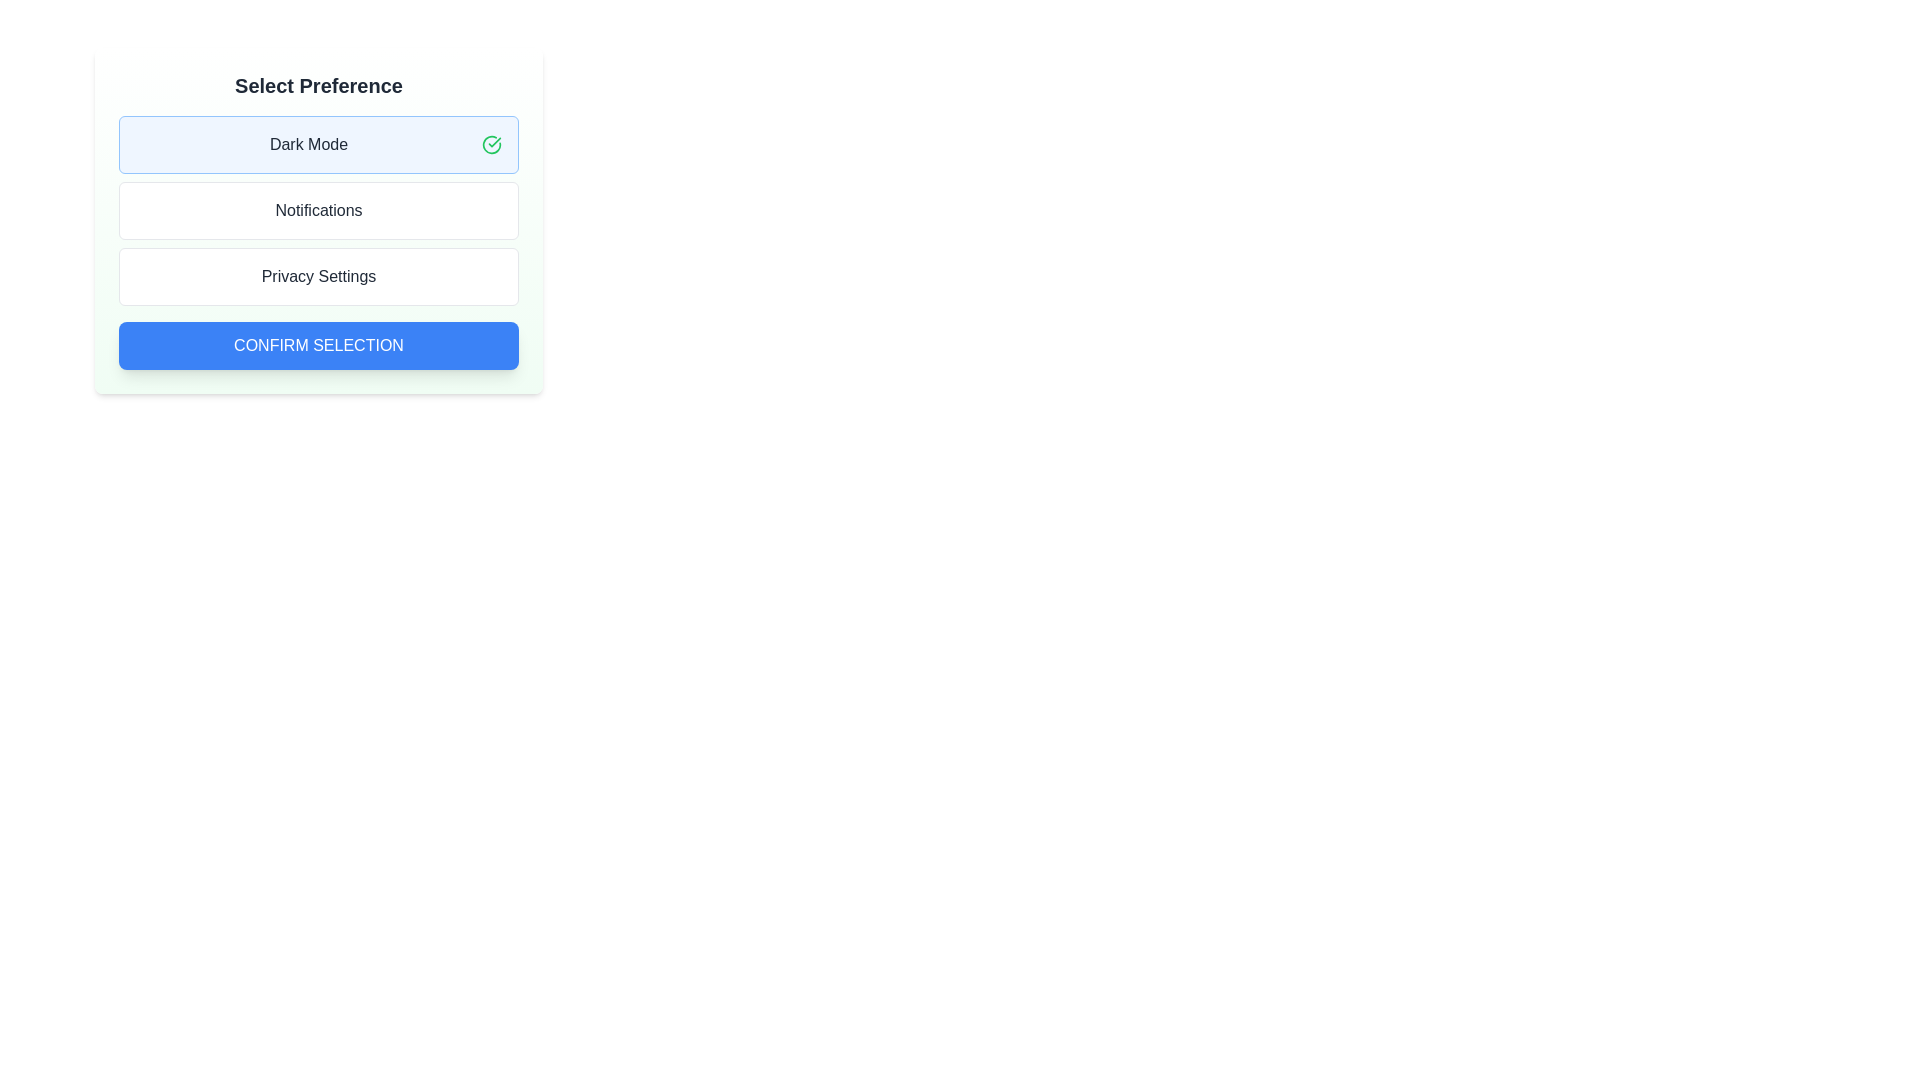 Image resolution: width=1920 pixels, height=1080 pixels. Describe the element at coordinates (317, 144) in the screenshot. I see `the 'Dark Mode' button, which is the first item in the 'Select Preference' list` at that location.